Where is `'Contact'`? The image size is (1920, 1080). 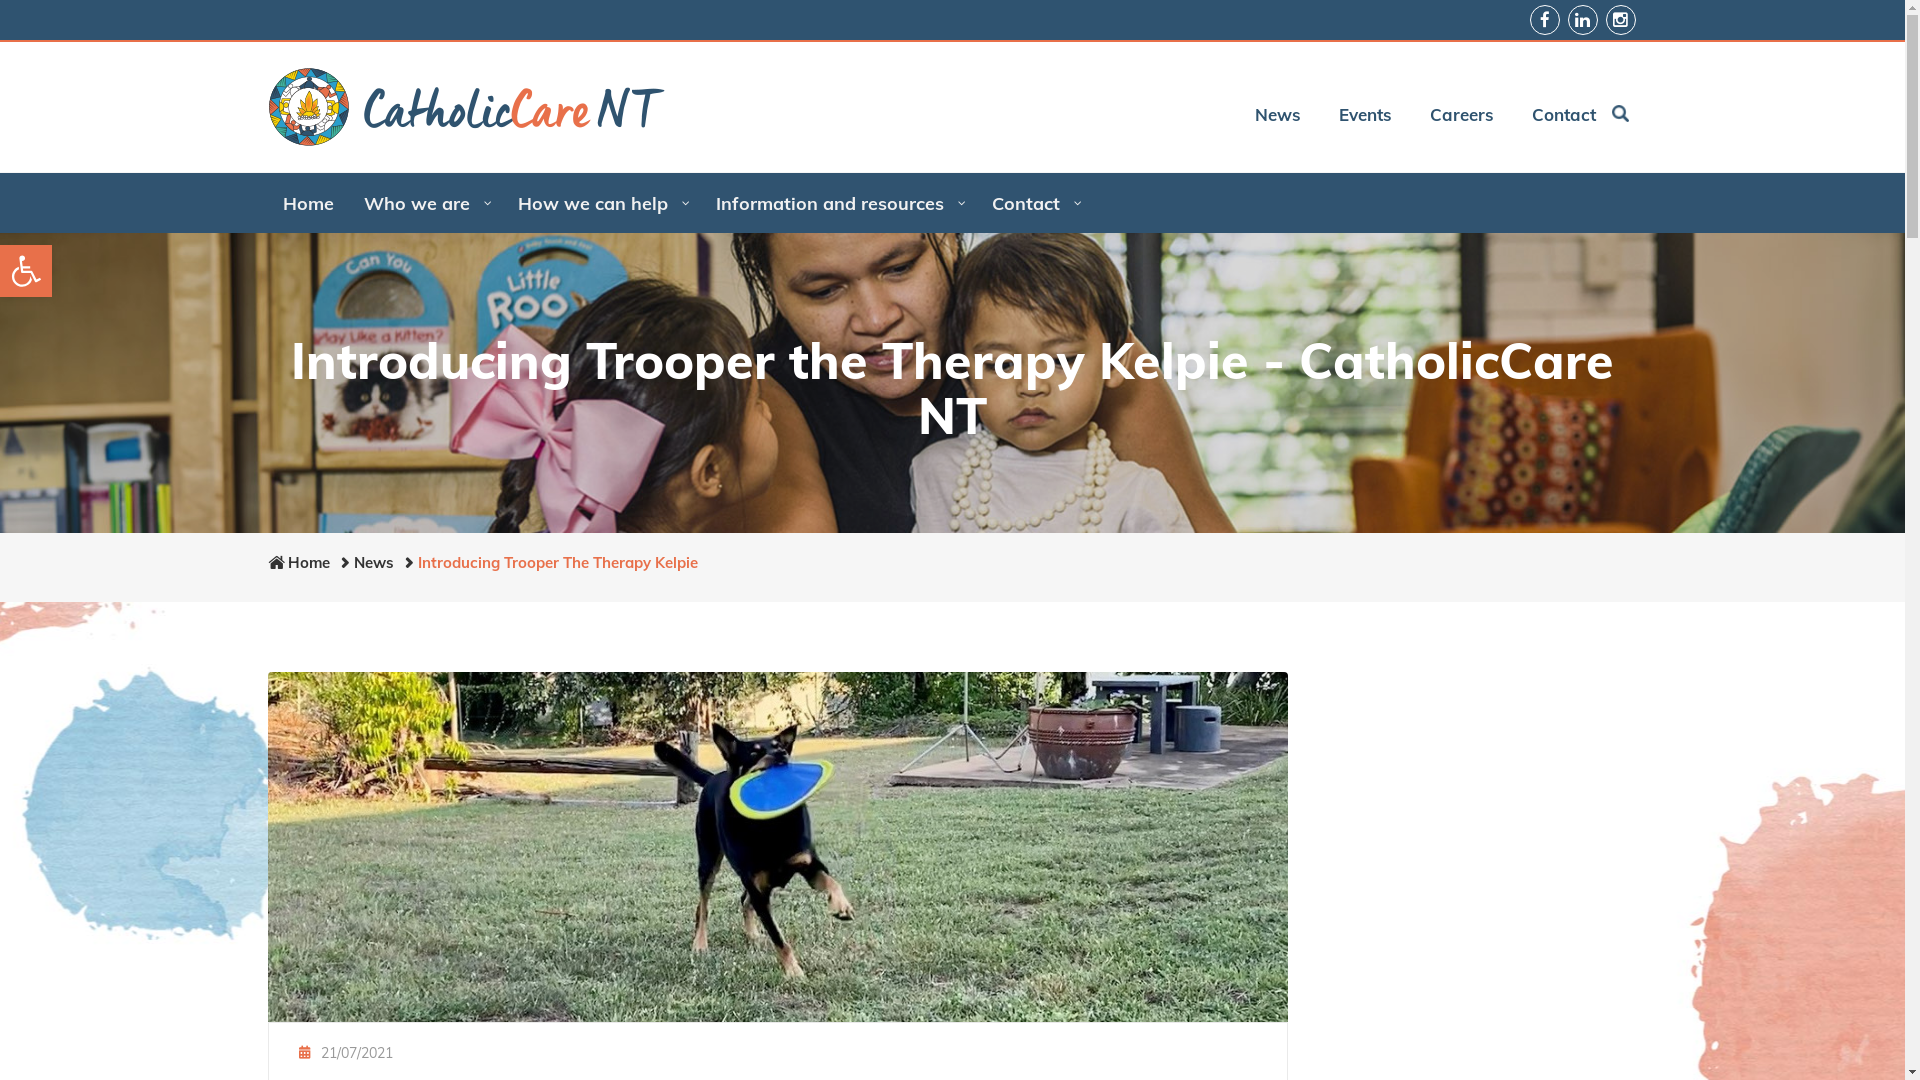
'Contact' is located at coordinates (1555, 114).